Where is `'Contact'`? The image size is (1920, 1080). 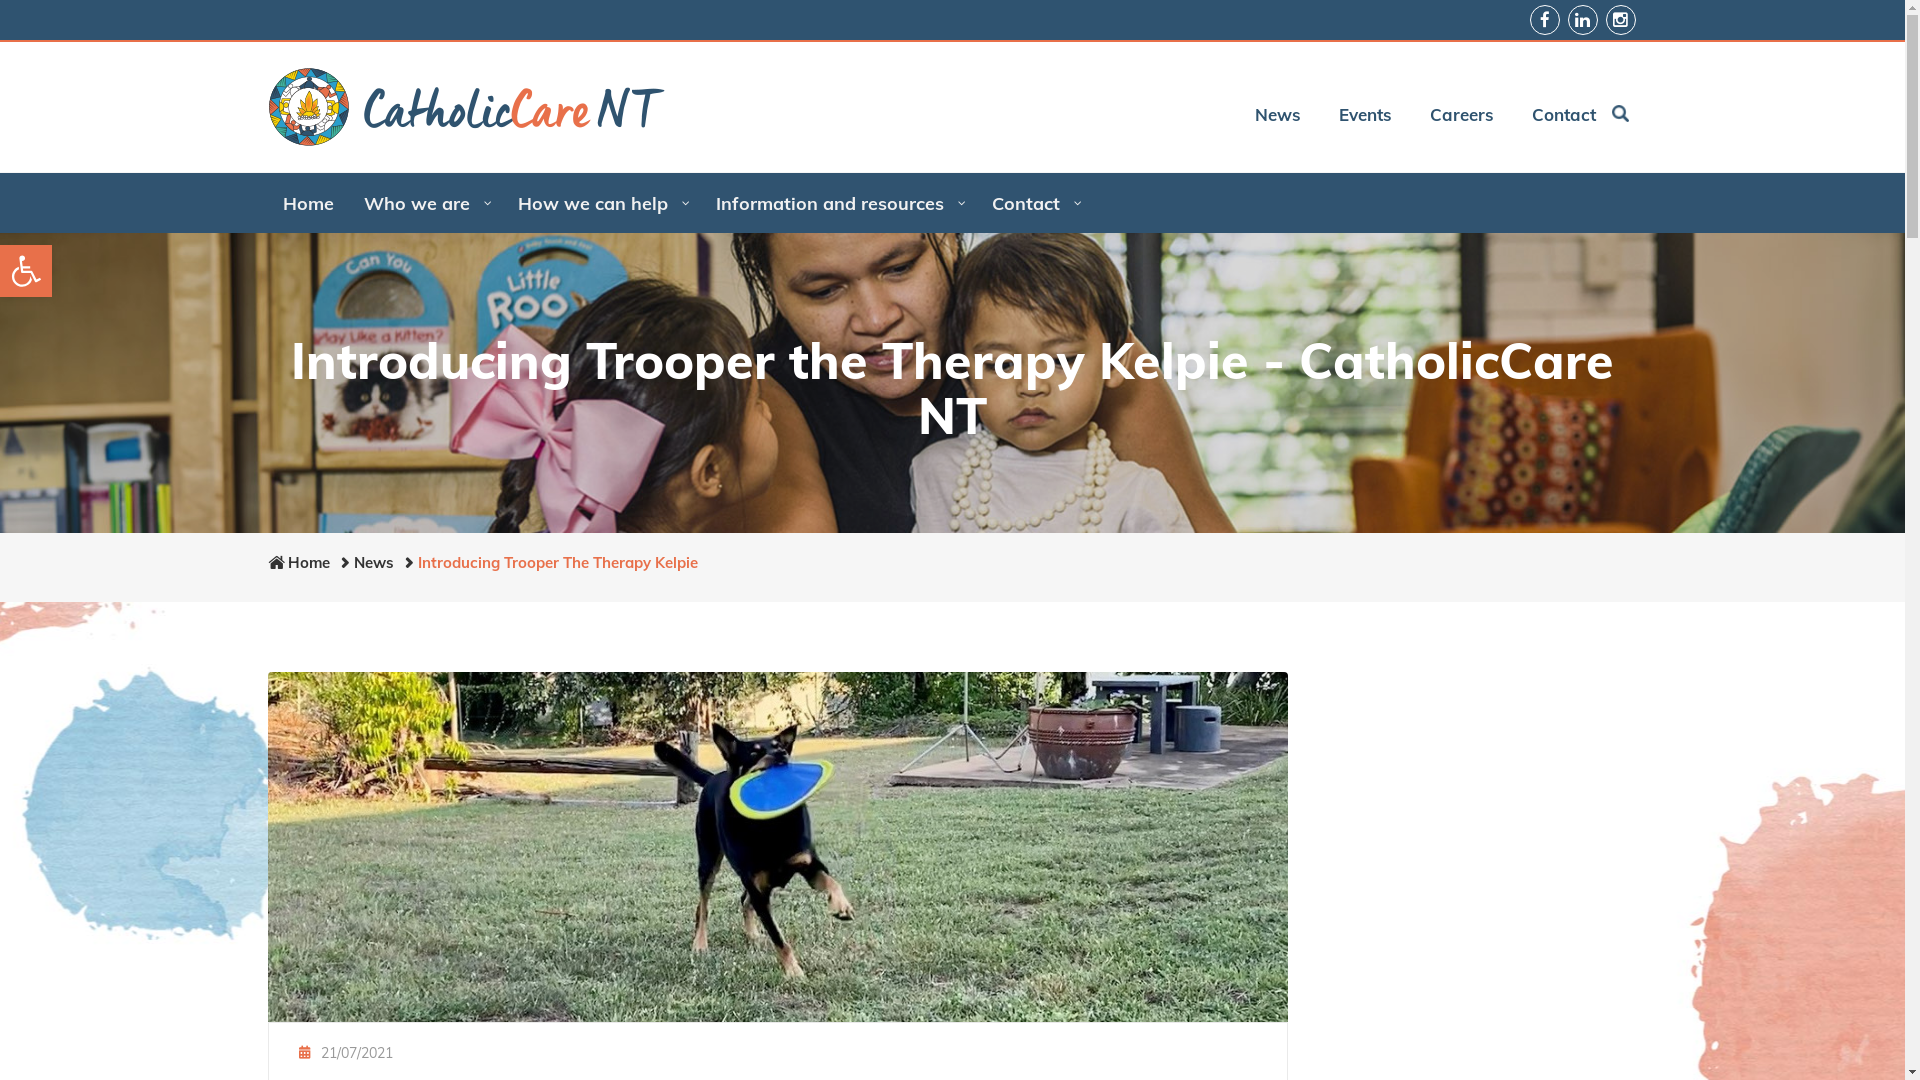
'Contact' is located at coordinates (1555, 114).